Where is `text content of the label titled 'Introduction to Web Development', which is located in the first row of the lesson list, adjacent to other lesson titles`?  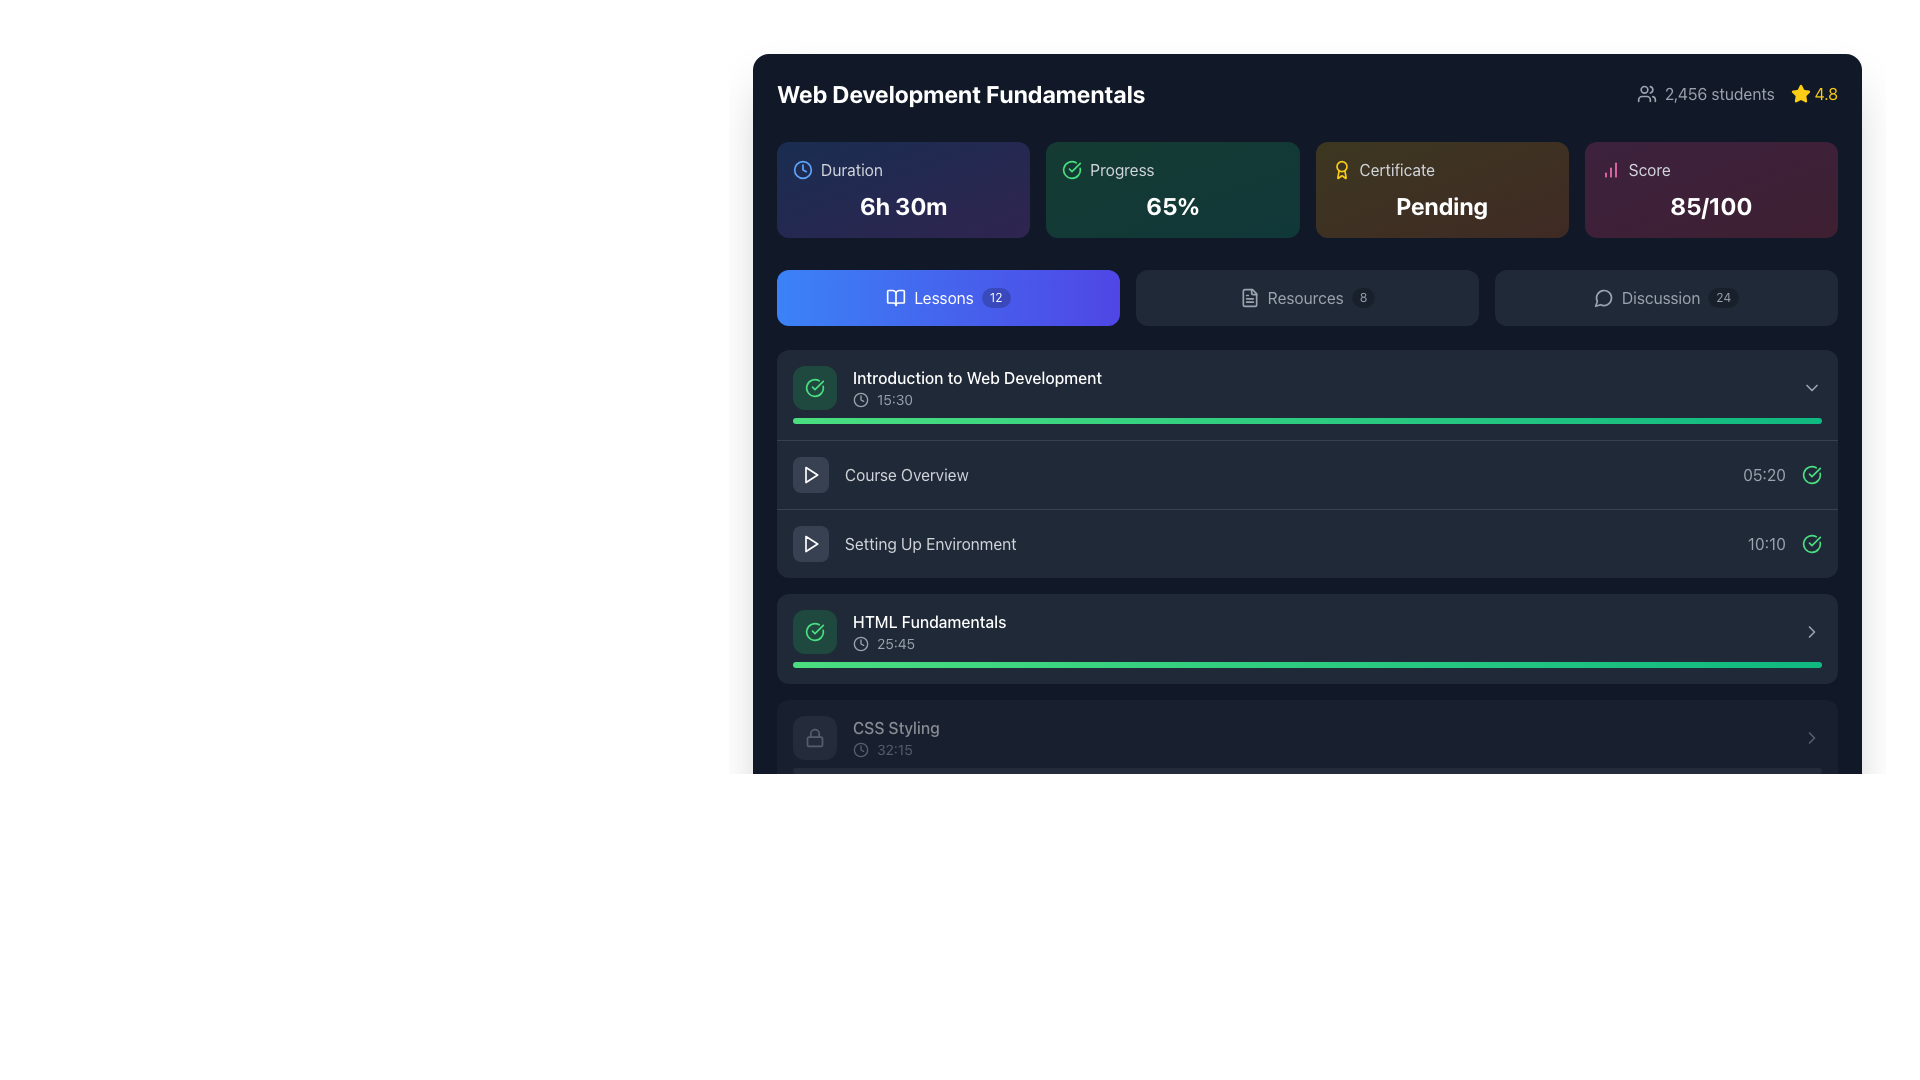 text content of the label titled 'Introduction to Web Development', which is located in the first row of the lesson list, adjacent to other lesson titles is located at coordinates (977, 378).